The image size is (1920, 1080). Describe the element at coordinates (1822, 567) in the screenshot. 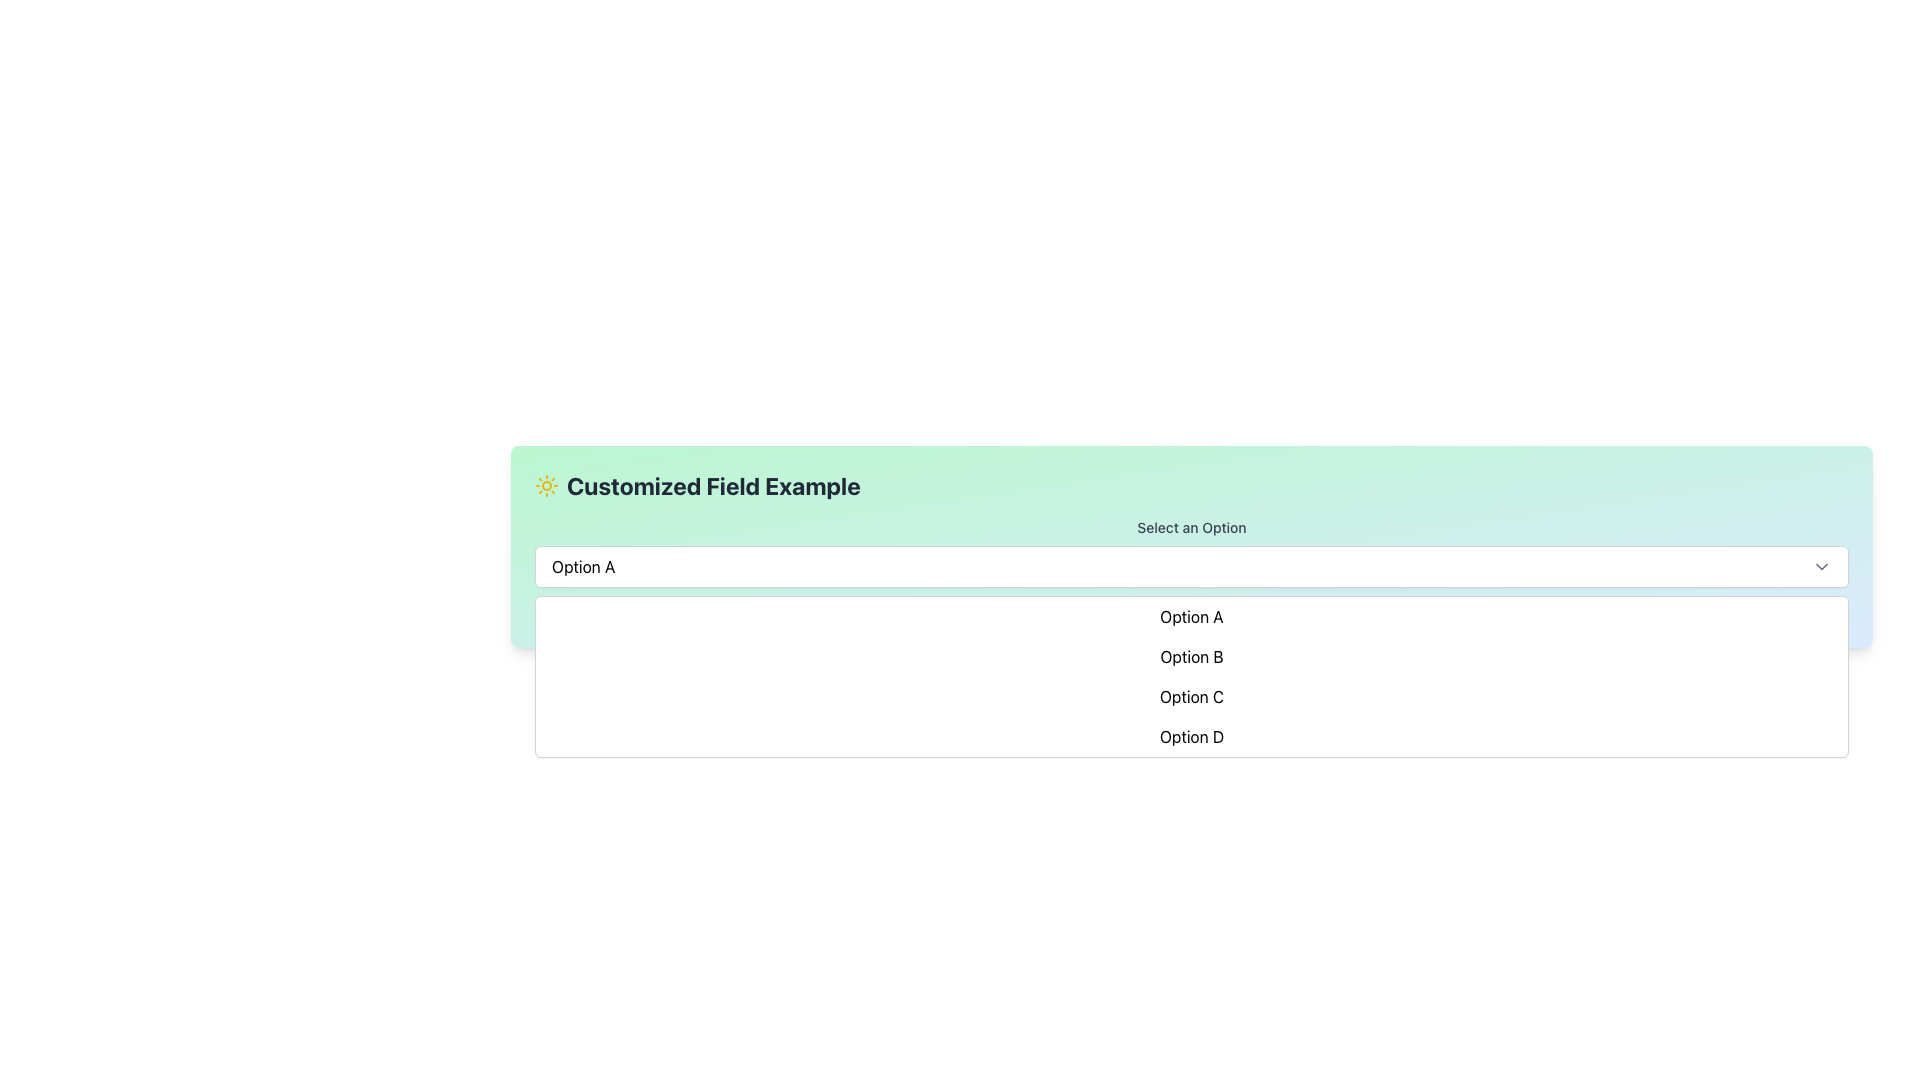

I see `the chevron icon located in the rightmost section of the dropdown field` at that location.